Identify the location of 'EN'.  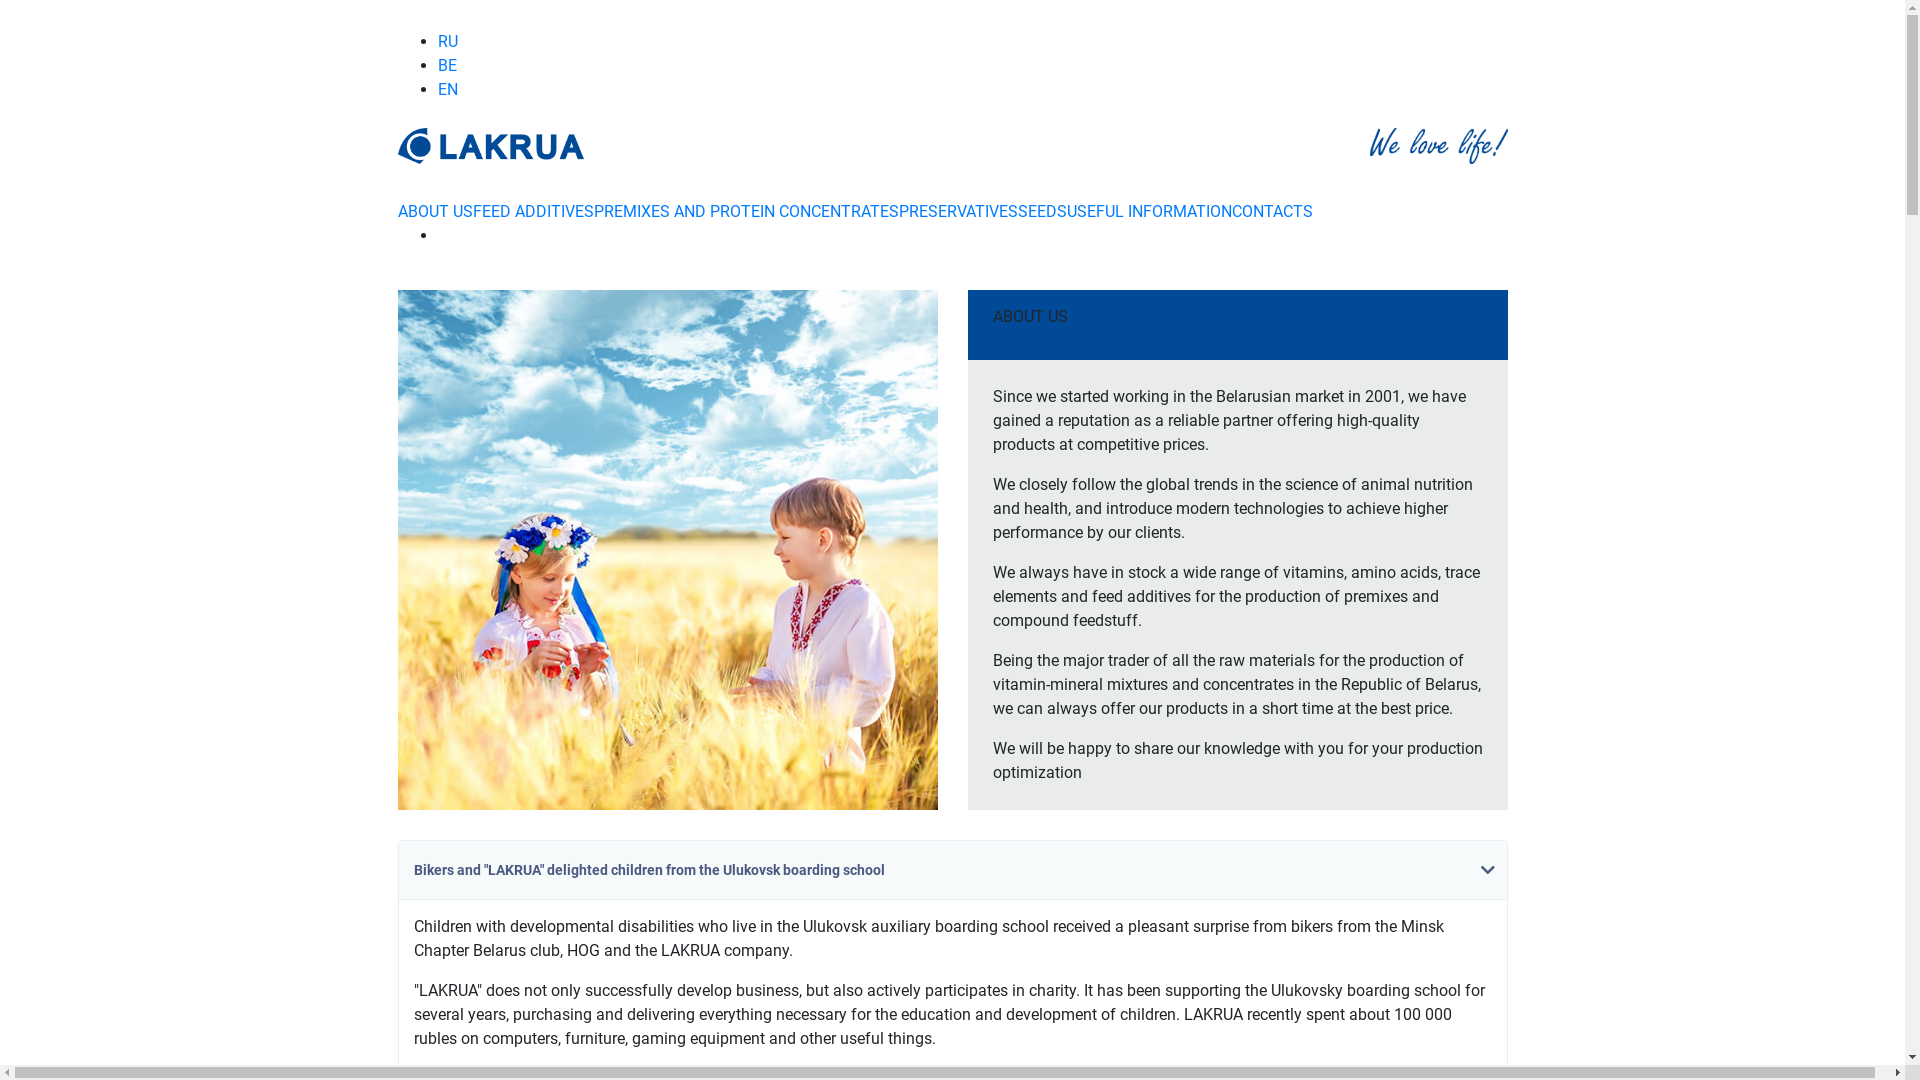
(446, 88).